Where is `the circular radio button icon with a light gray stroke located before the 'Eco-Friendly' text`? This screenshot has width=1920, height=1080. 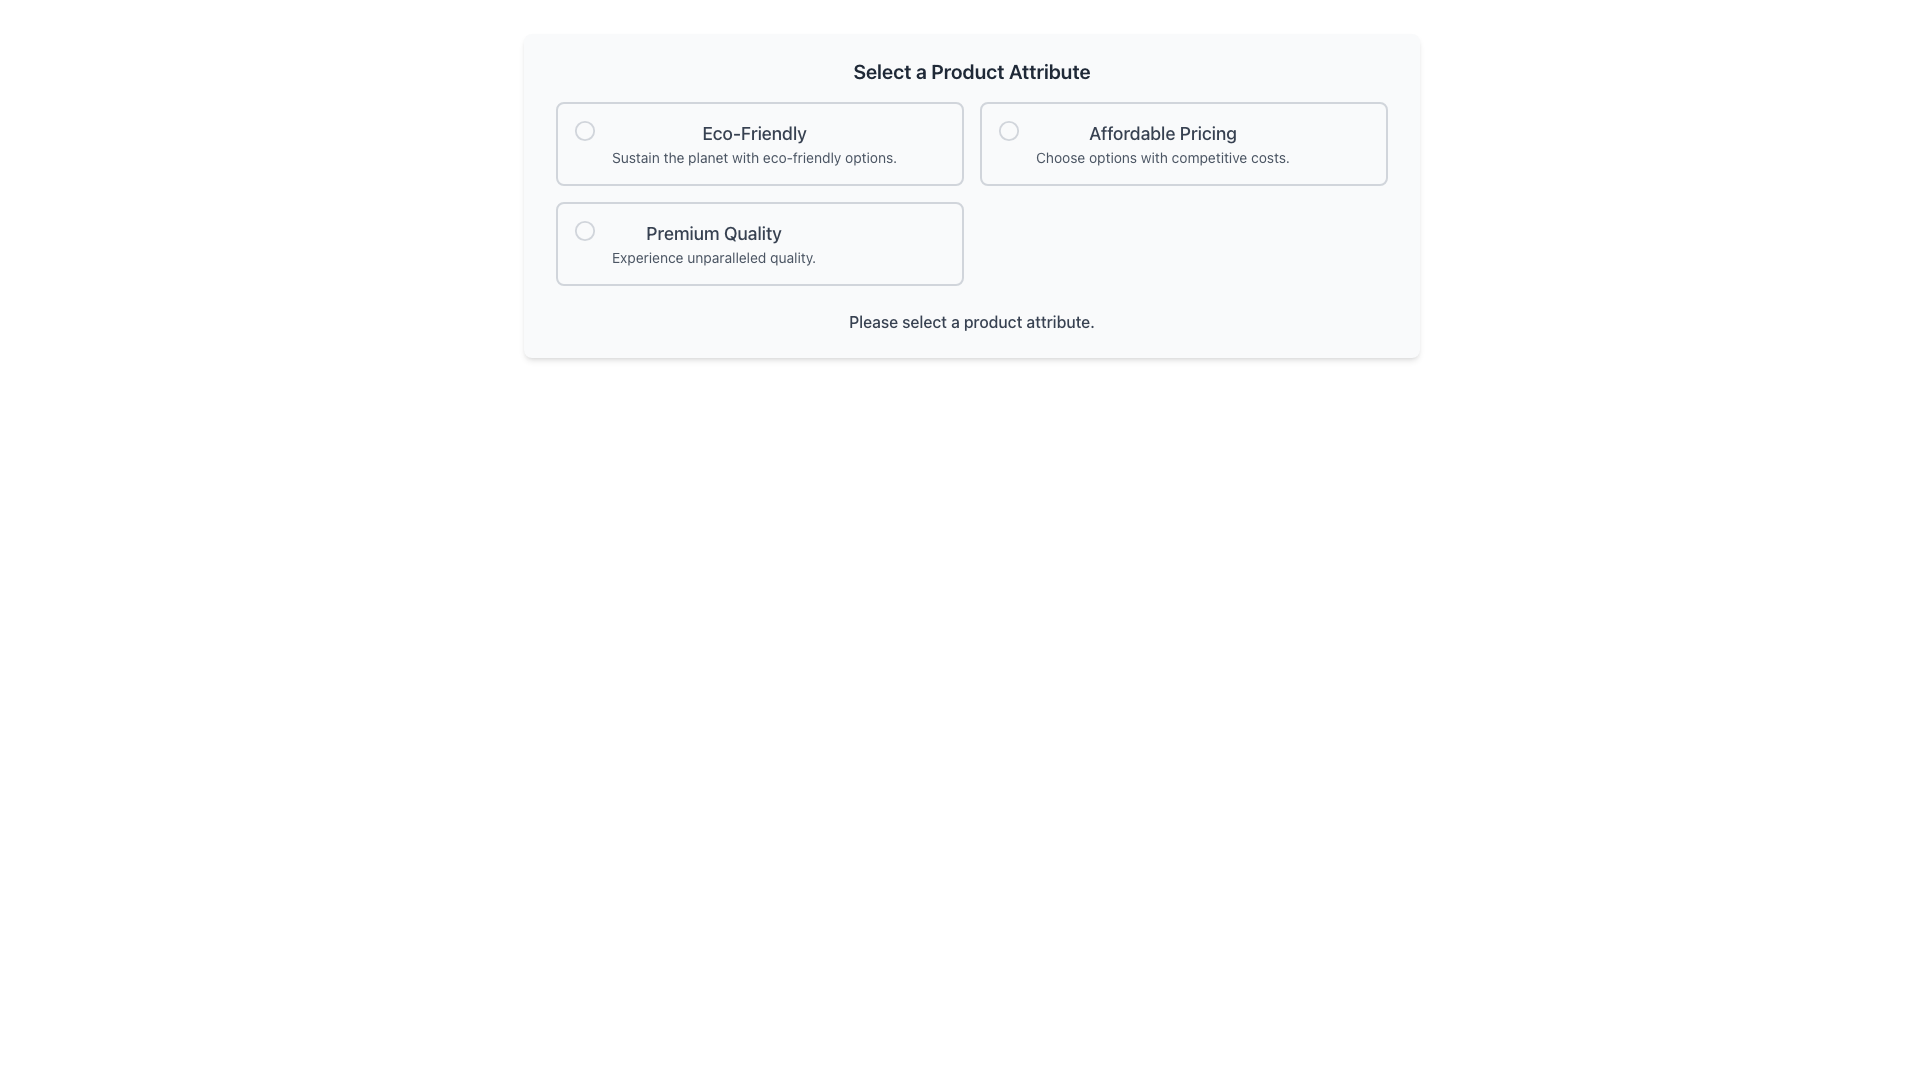
the circular radio button icon with a light gray stroke located before the 'Eco-Friendly' text is located at coordinates (584, 131).